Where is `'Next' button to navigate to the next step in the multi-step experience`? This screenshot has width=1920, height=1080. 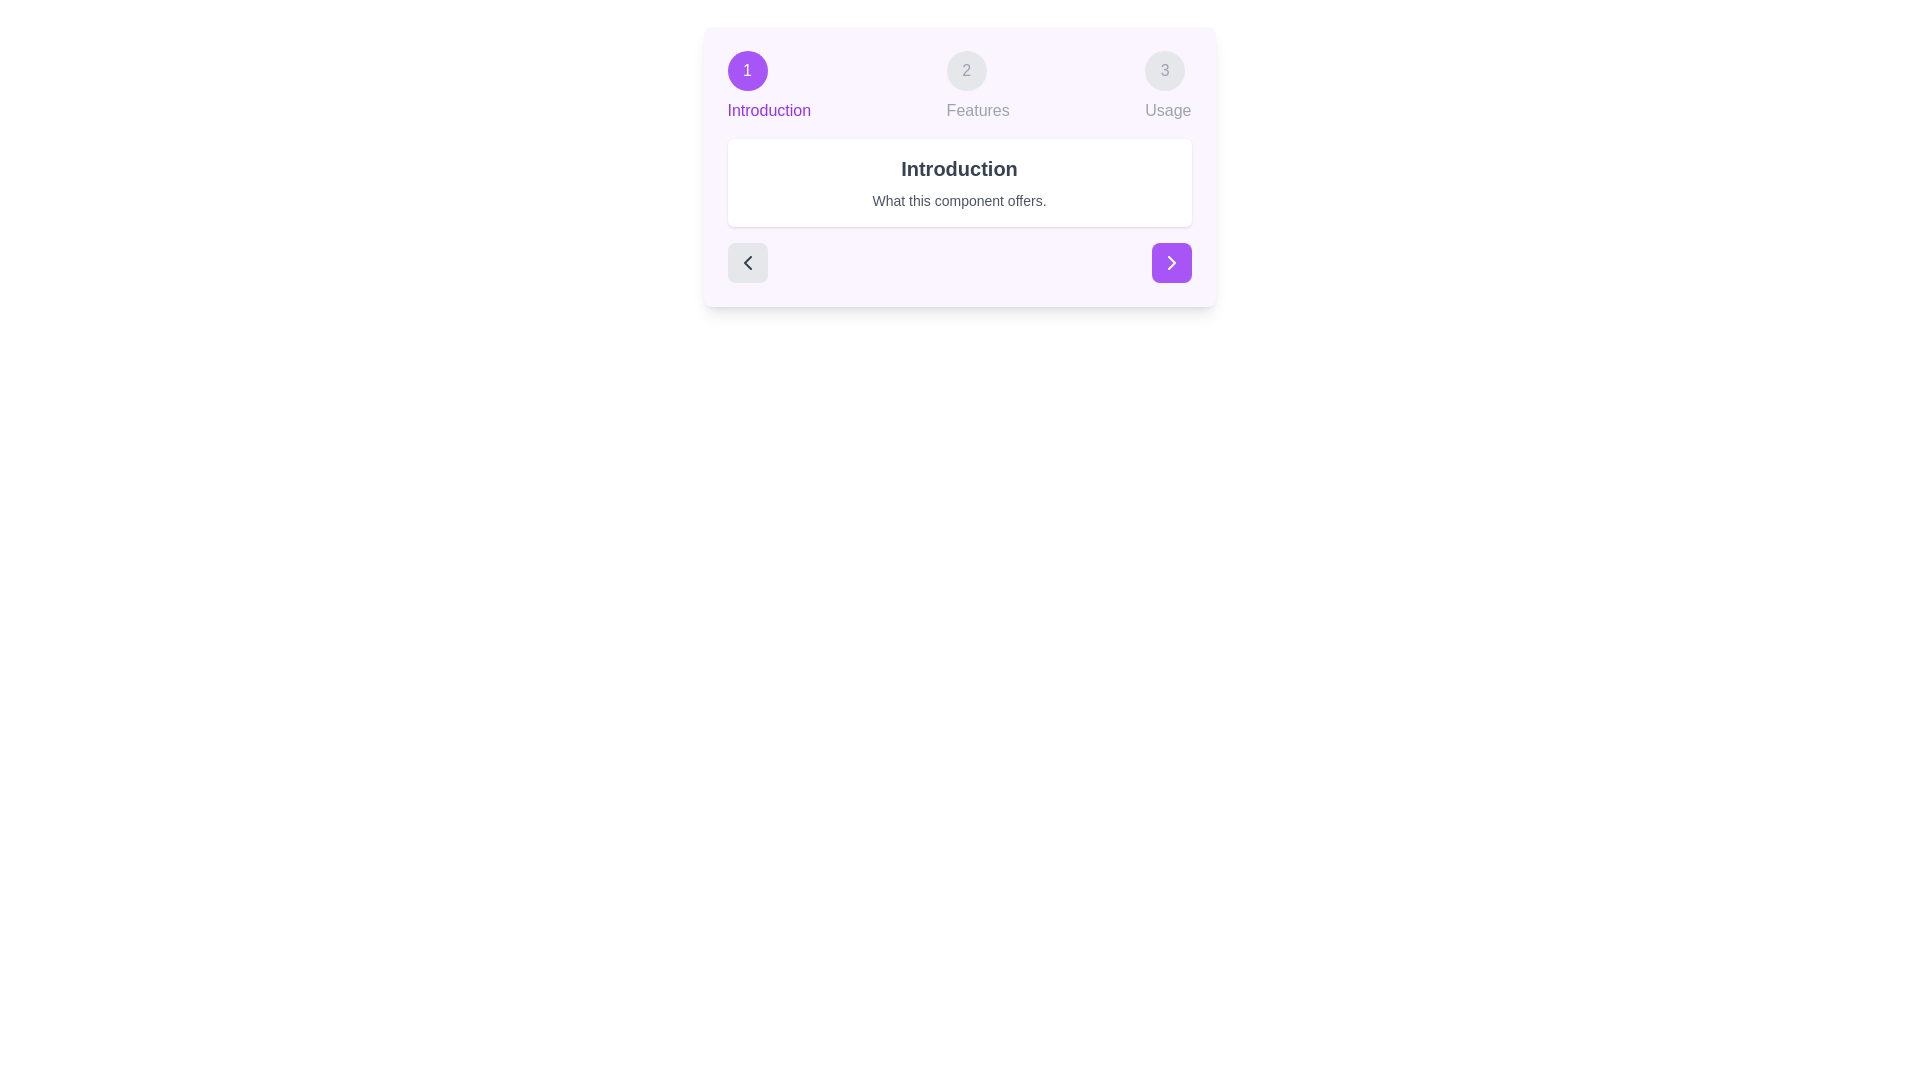 'Next' button to navigate to the next step in the multi-step experience is located at coordinates (1171, 261).